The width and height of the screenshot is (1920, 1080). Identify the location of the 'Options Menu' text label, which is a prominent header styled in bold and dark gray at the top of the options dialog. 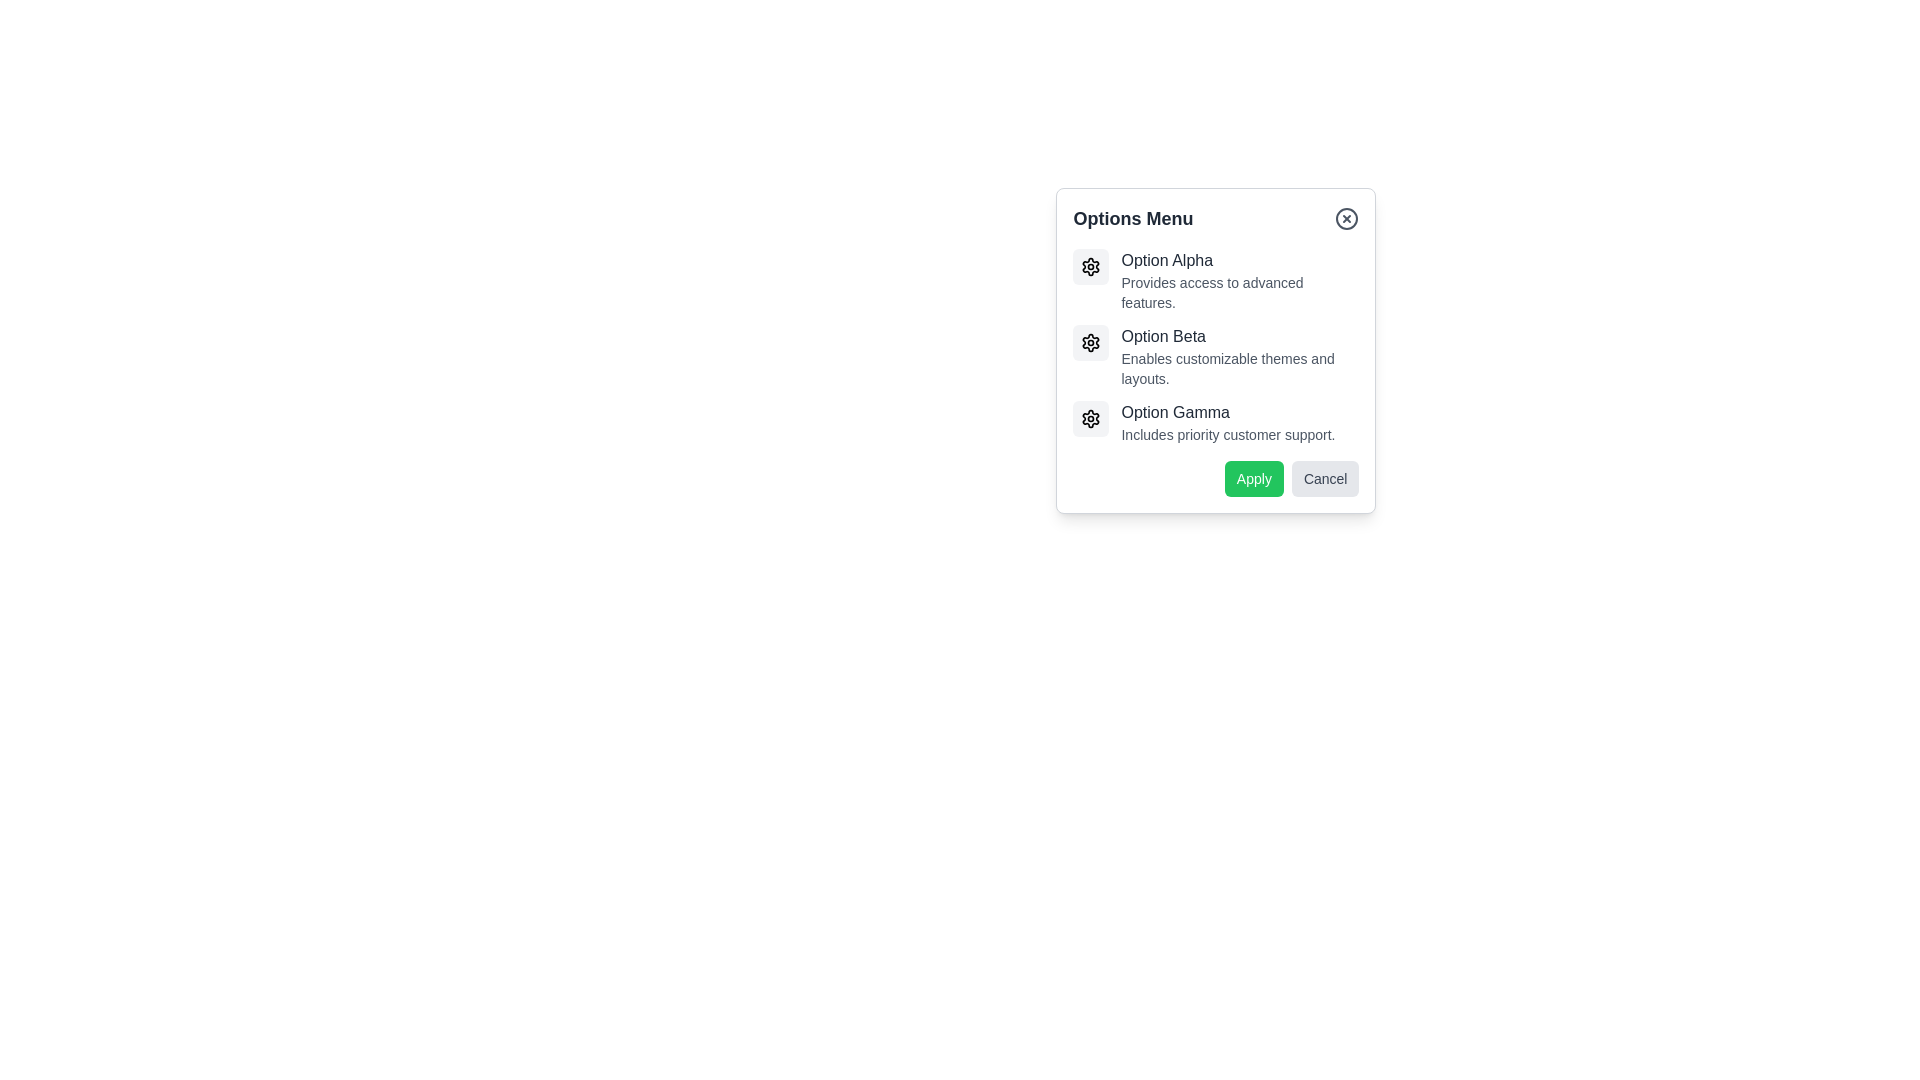
(1133, 219).